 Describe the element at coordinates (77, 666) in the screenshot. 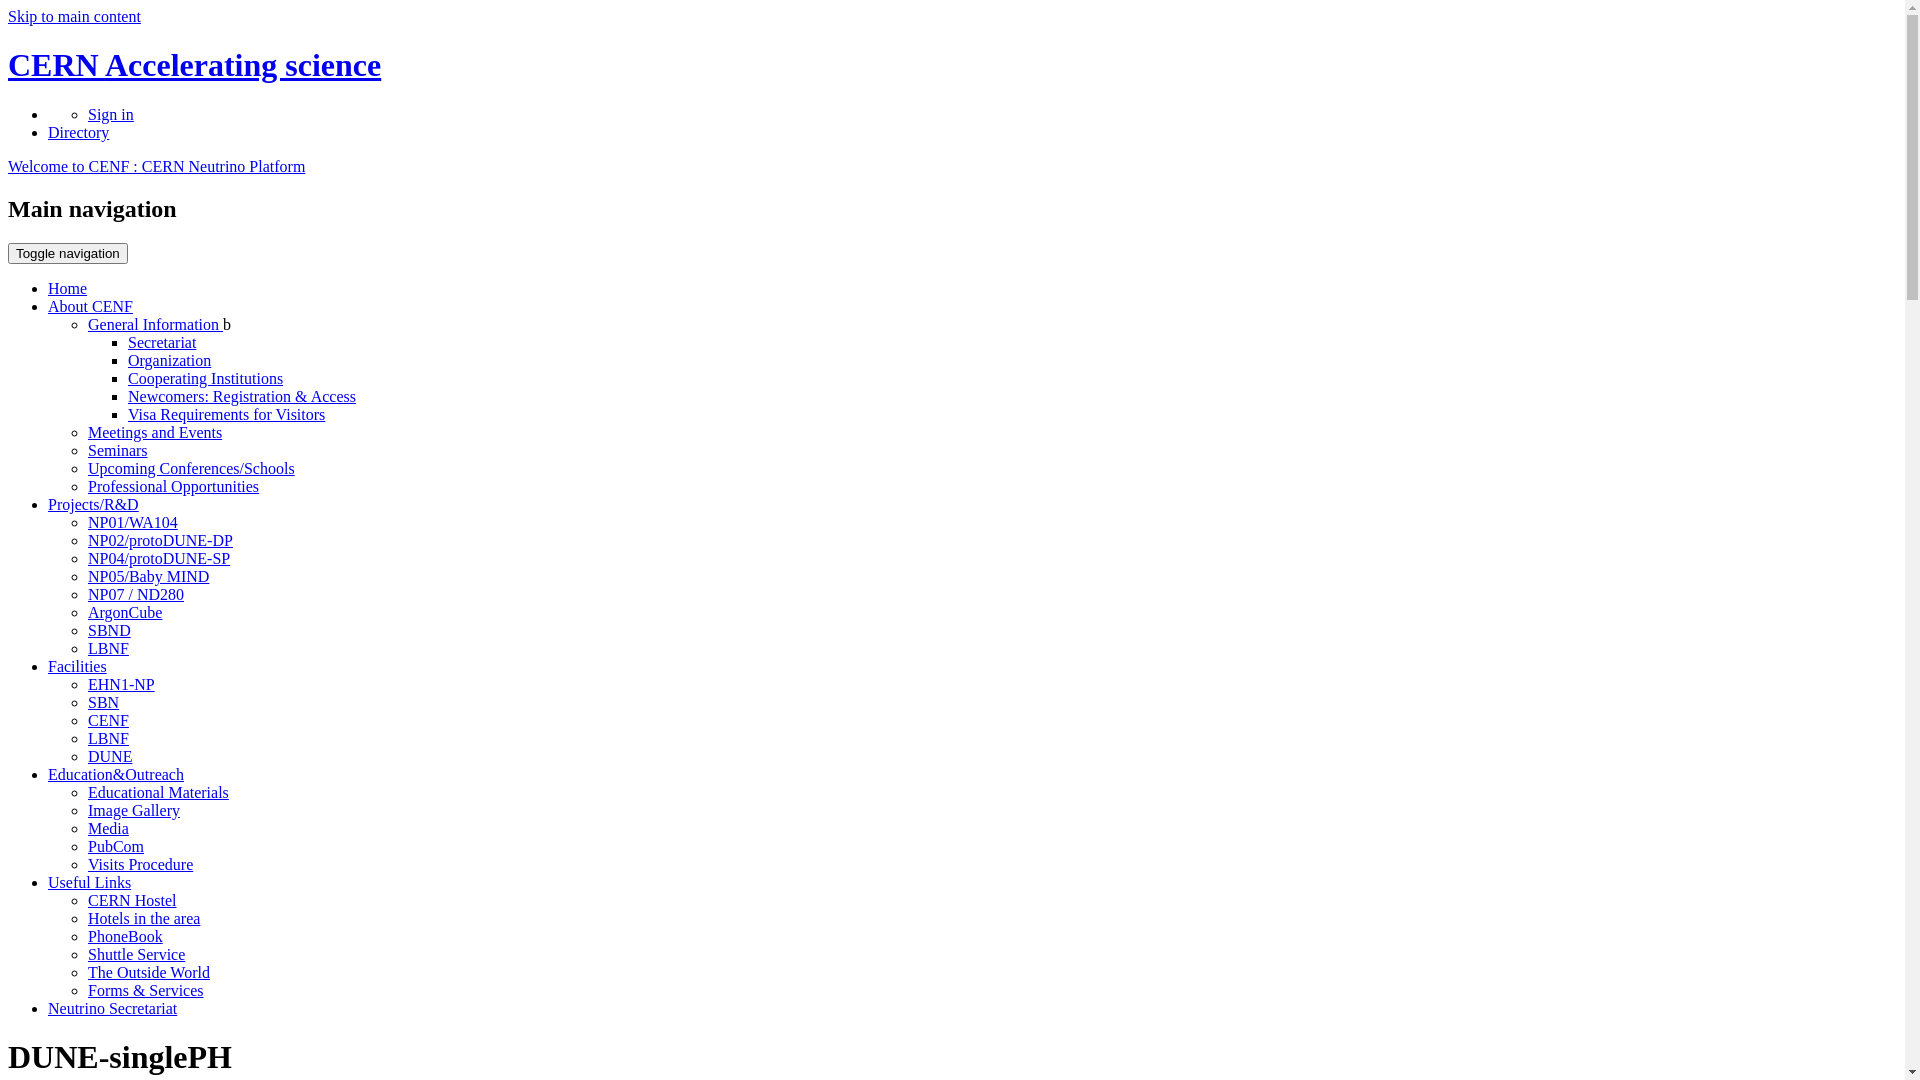

I see `'Facilities'` at that location.